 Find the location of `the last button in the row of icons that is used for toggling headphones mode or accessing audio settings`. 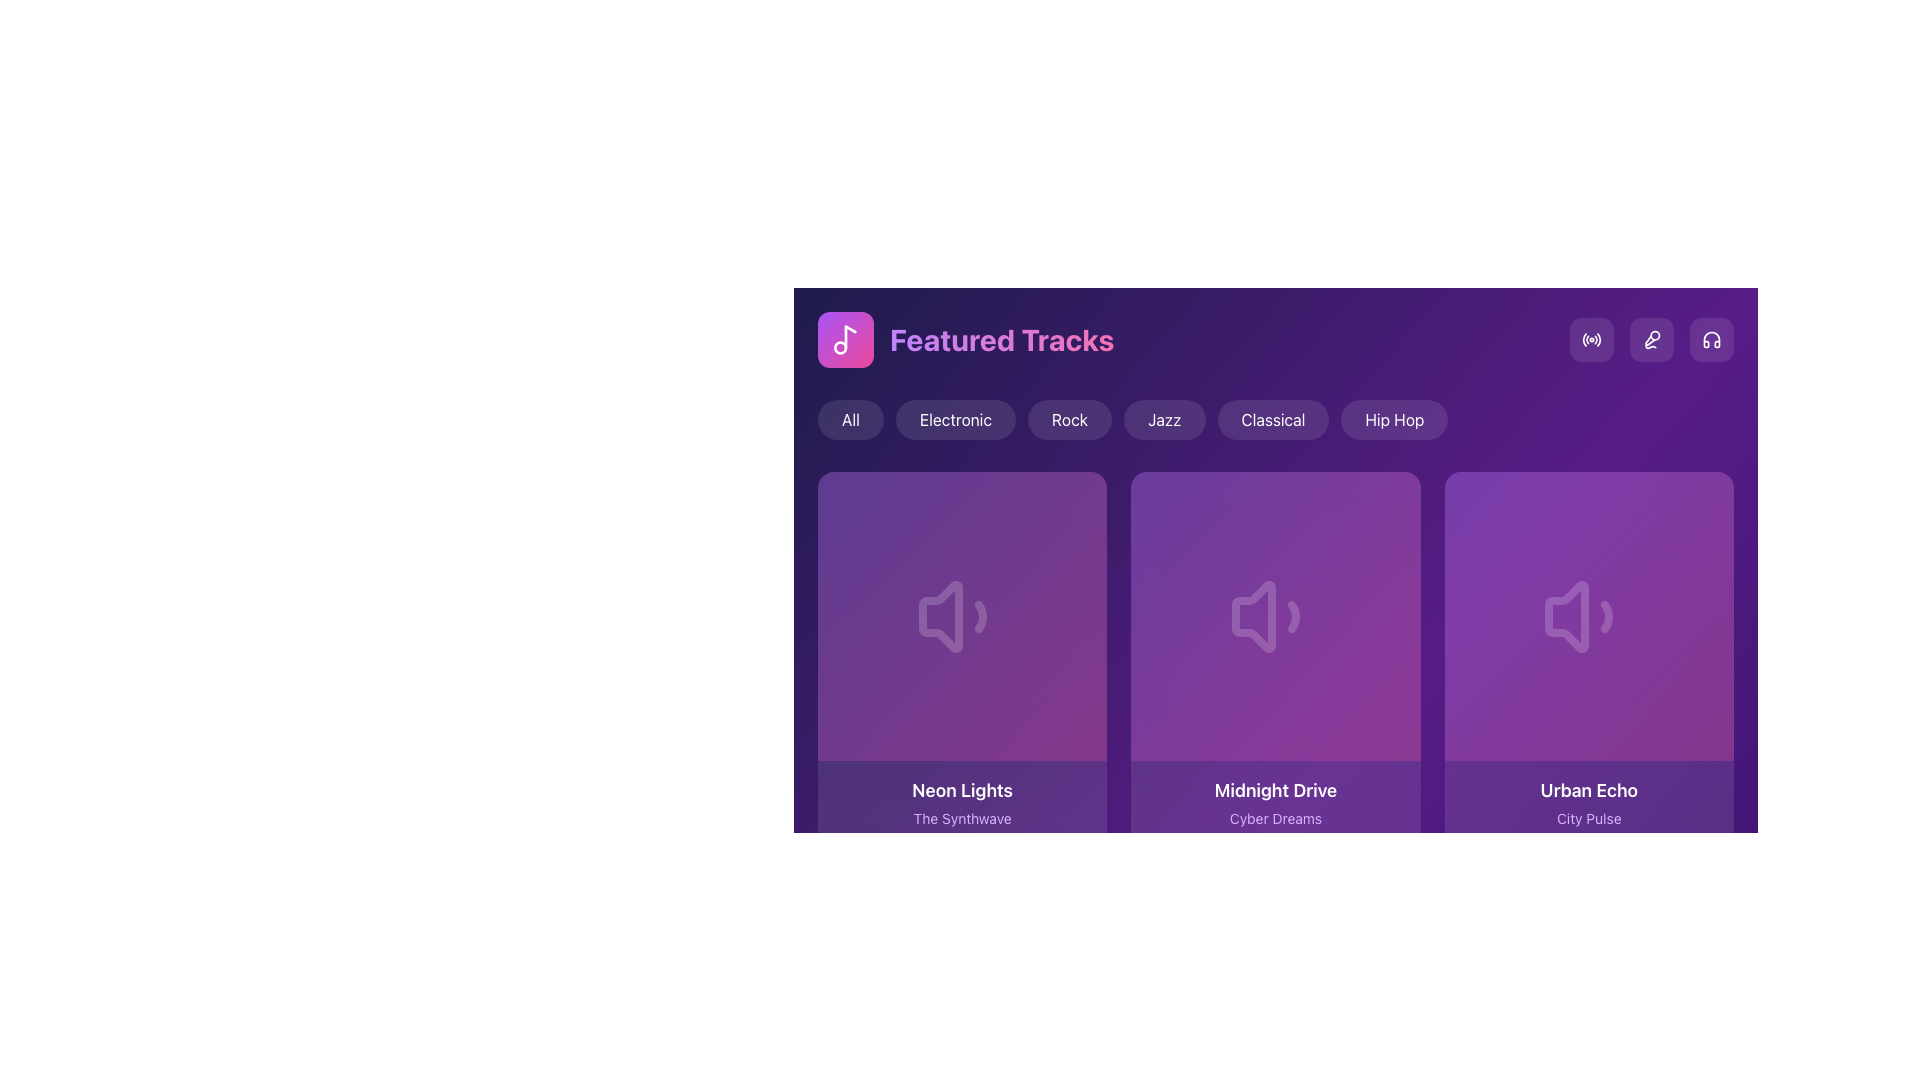

the last button in the row of icons that is used for toggling headphones mode or accessing audio settings is located at coordinates (1711, 338).